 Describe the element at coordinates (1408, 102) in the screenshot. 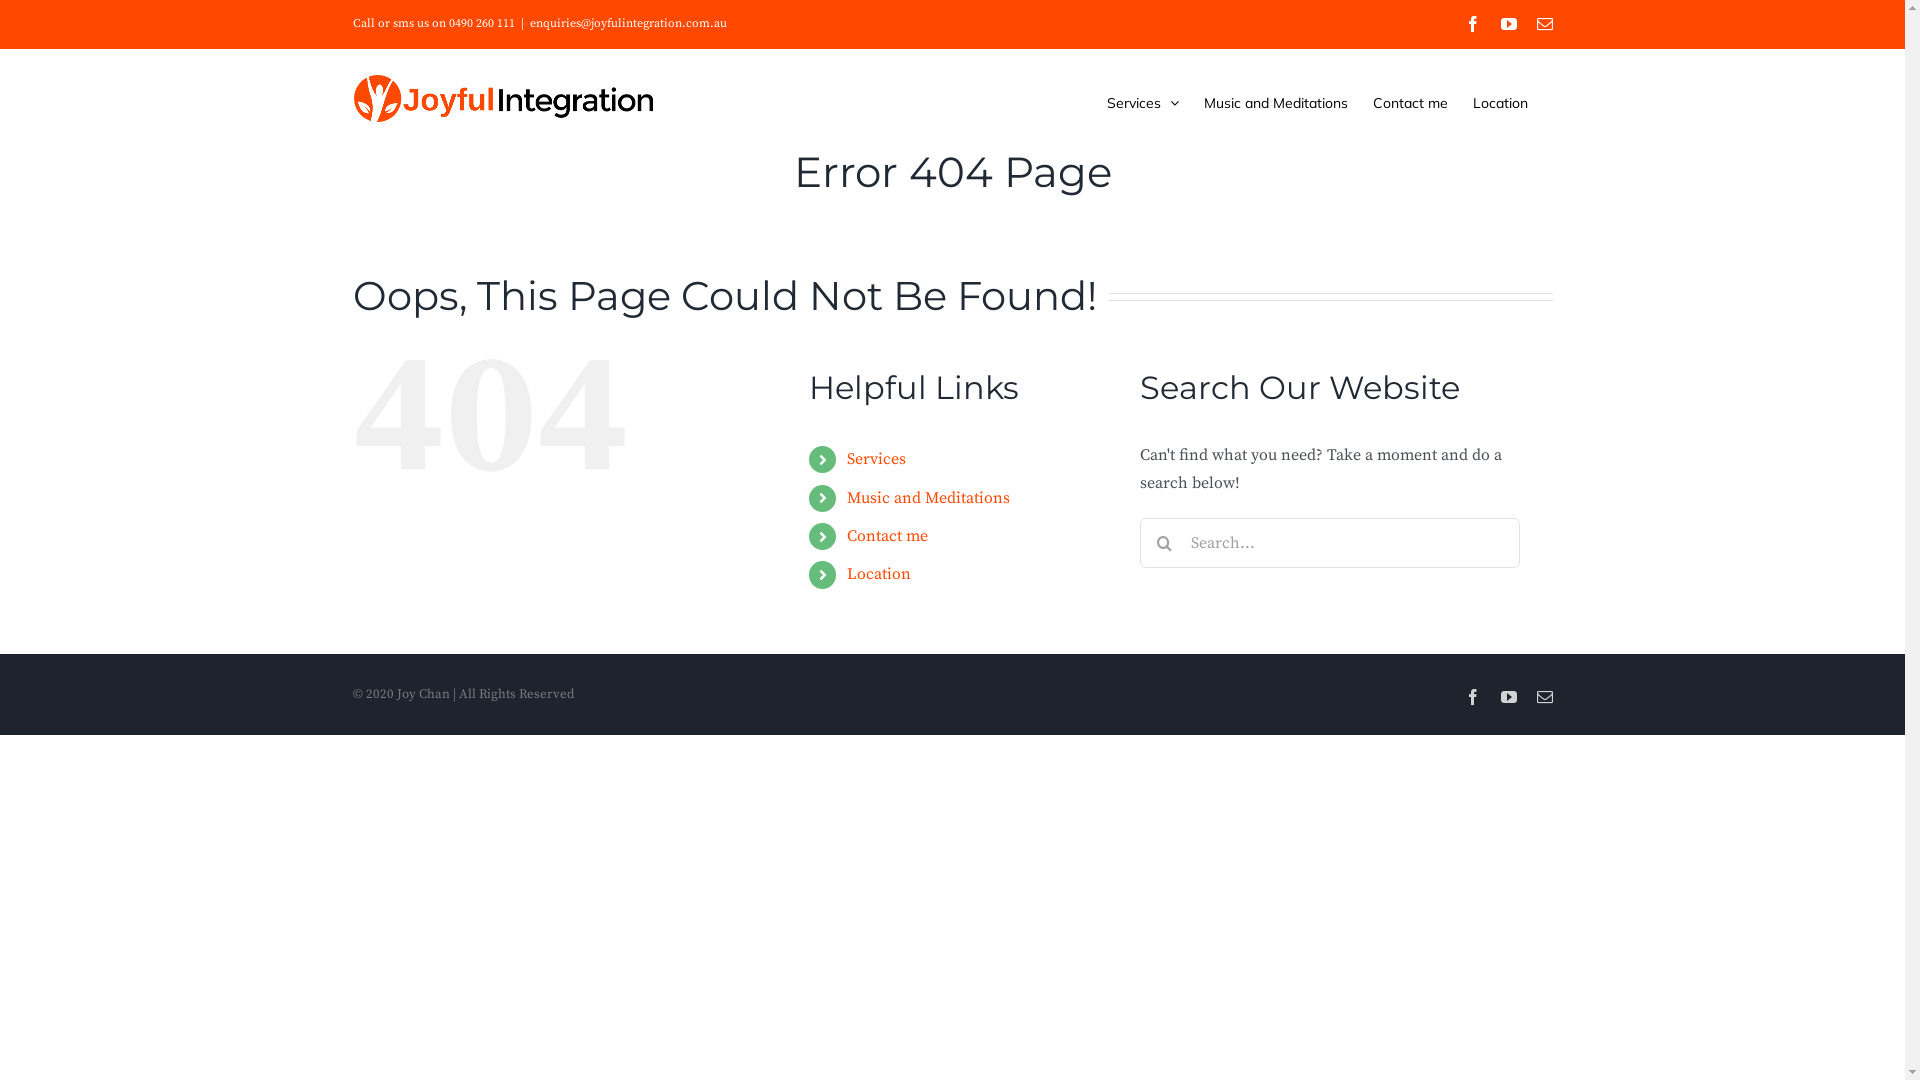

I see `'Contact me'` at that location.